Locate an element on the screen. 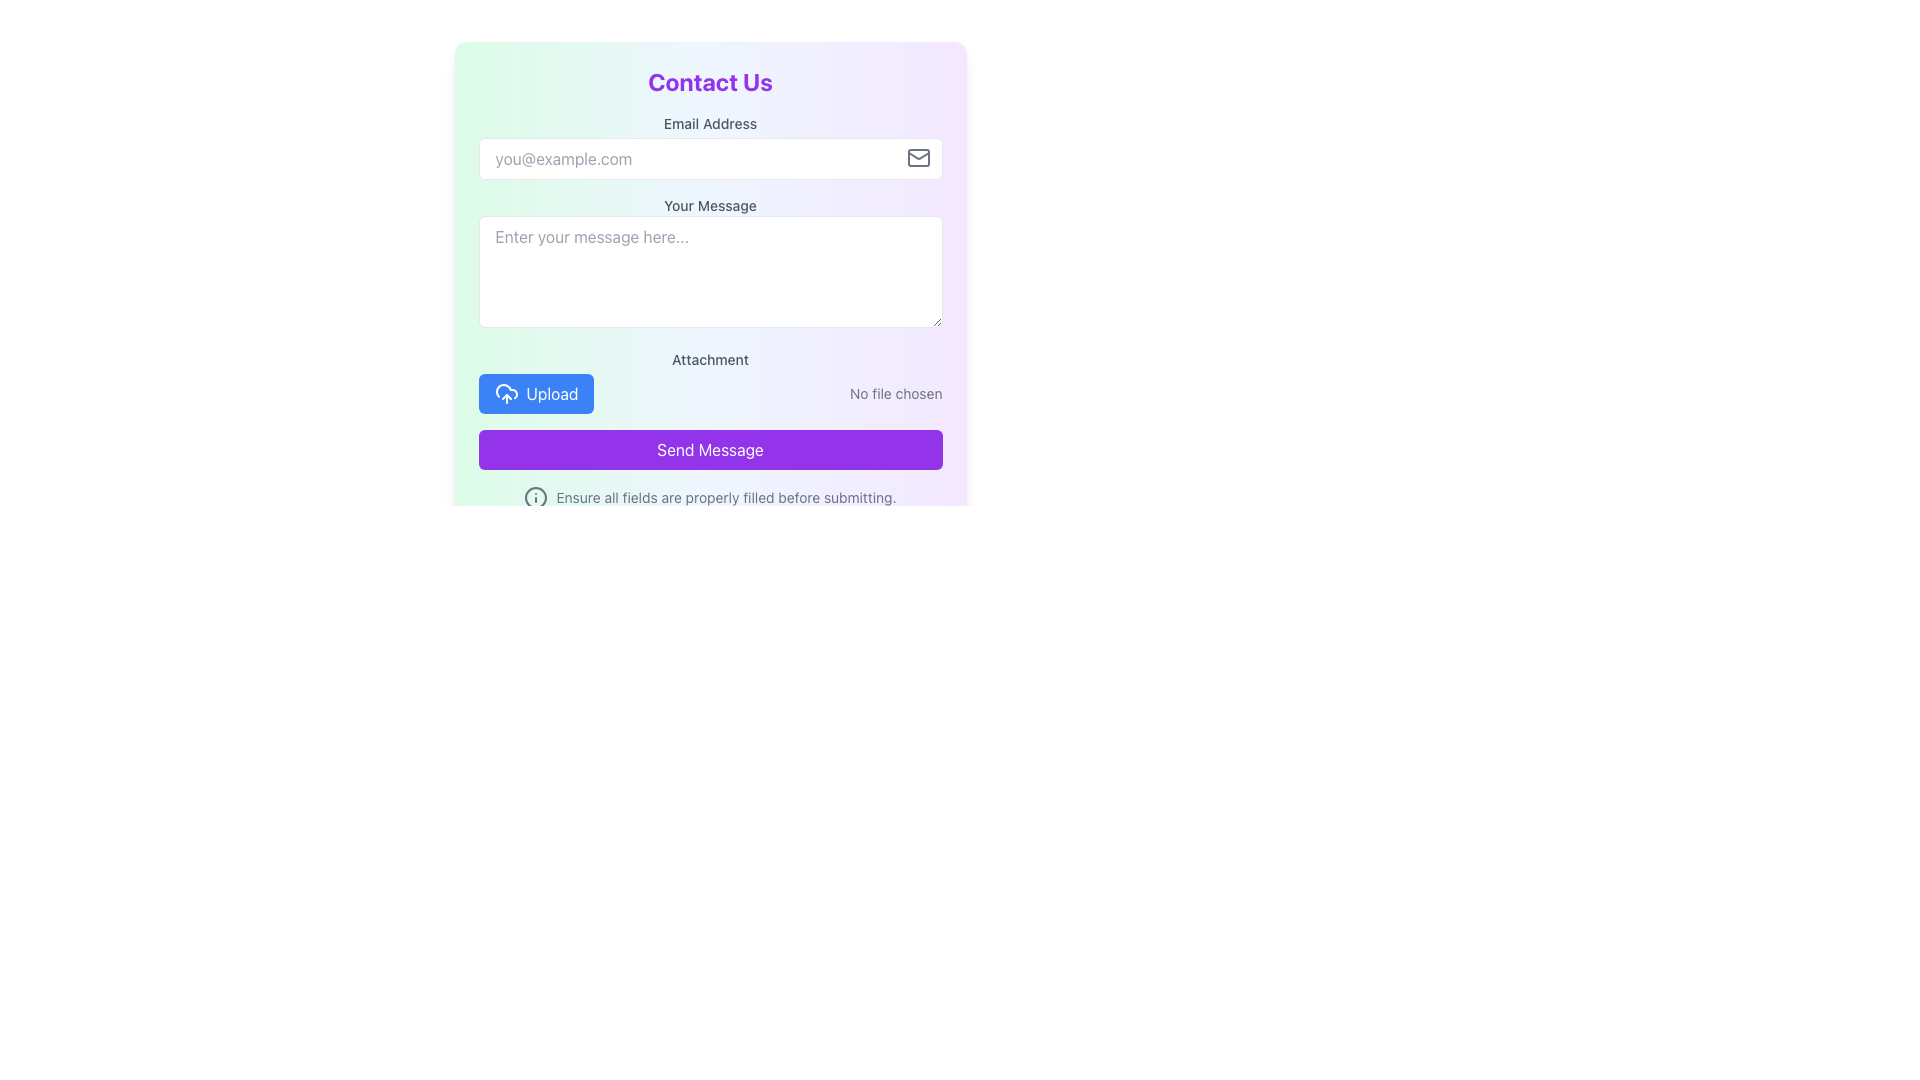 This screenshot has height=1080, width=1920. the minimalist outline mail icon located on the right side of the 'Email Address' input field is located at coordinates (917, 157).